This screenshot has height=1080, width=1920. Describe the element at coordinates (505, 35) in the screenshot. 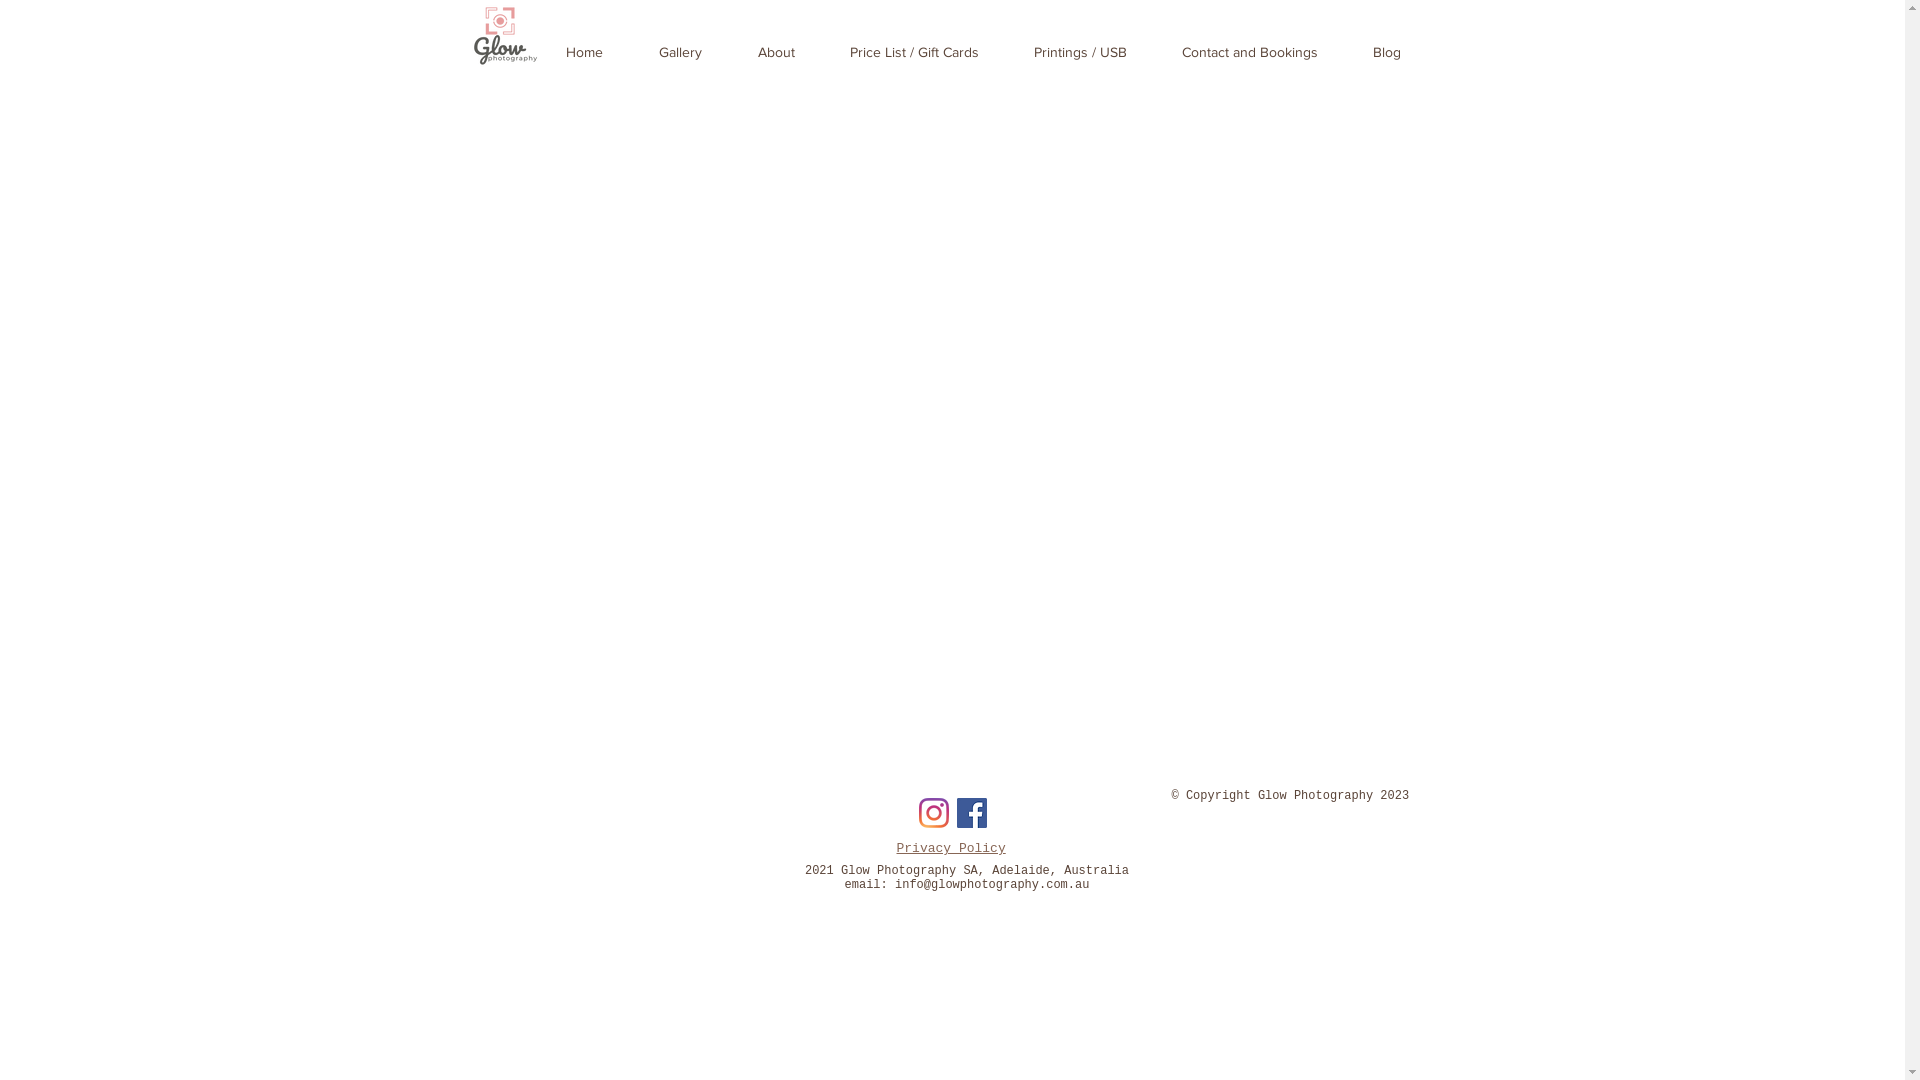

I see `'Glow Photography Logo tm'` at that location.